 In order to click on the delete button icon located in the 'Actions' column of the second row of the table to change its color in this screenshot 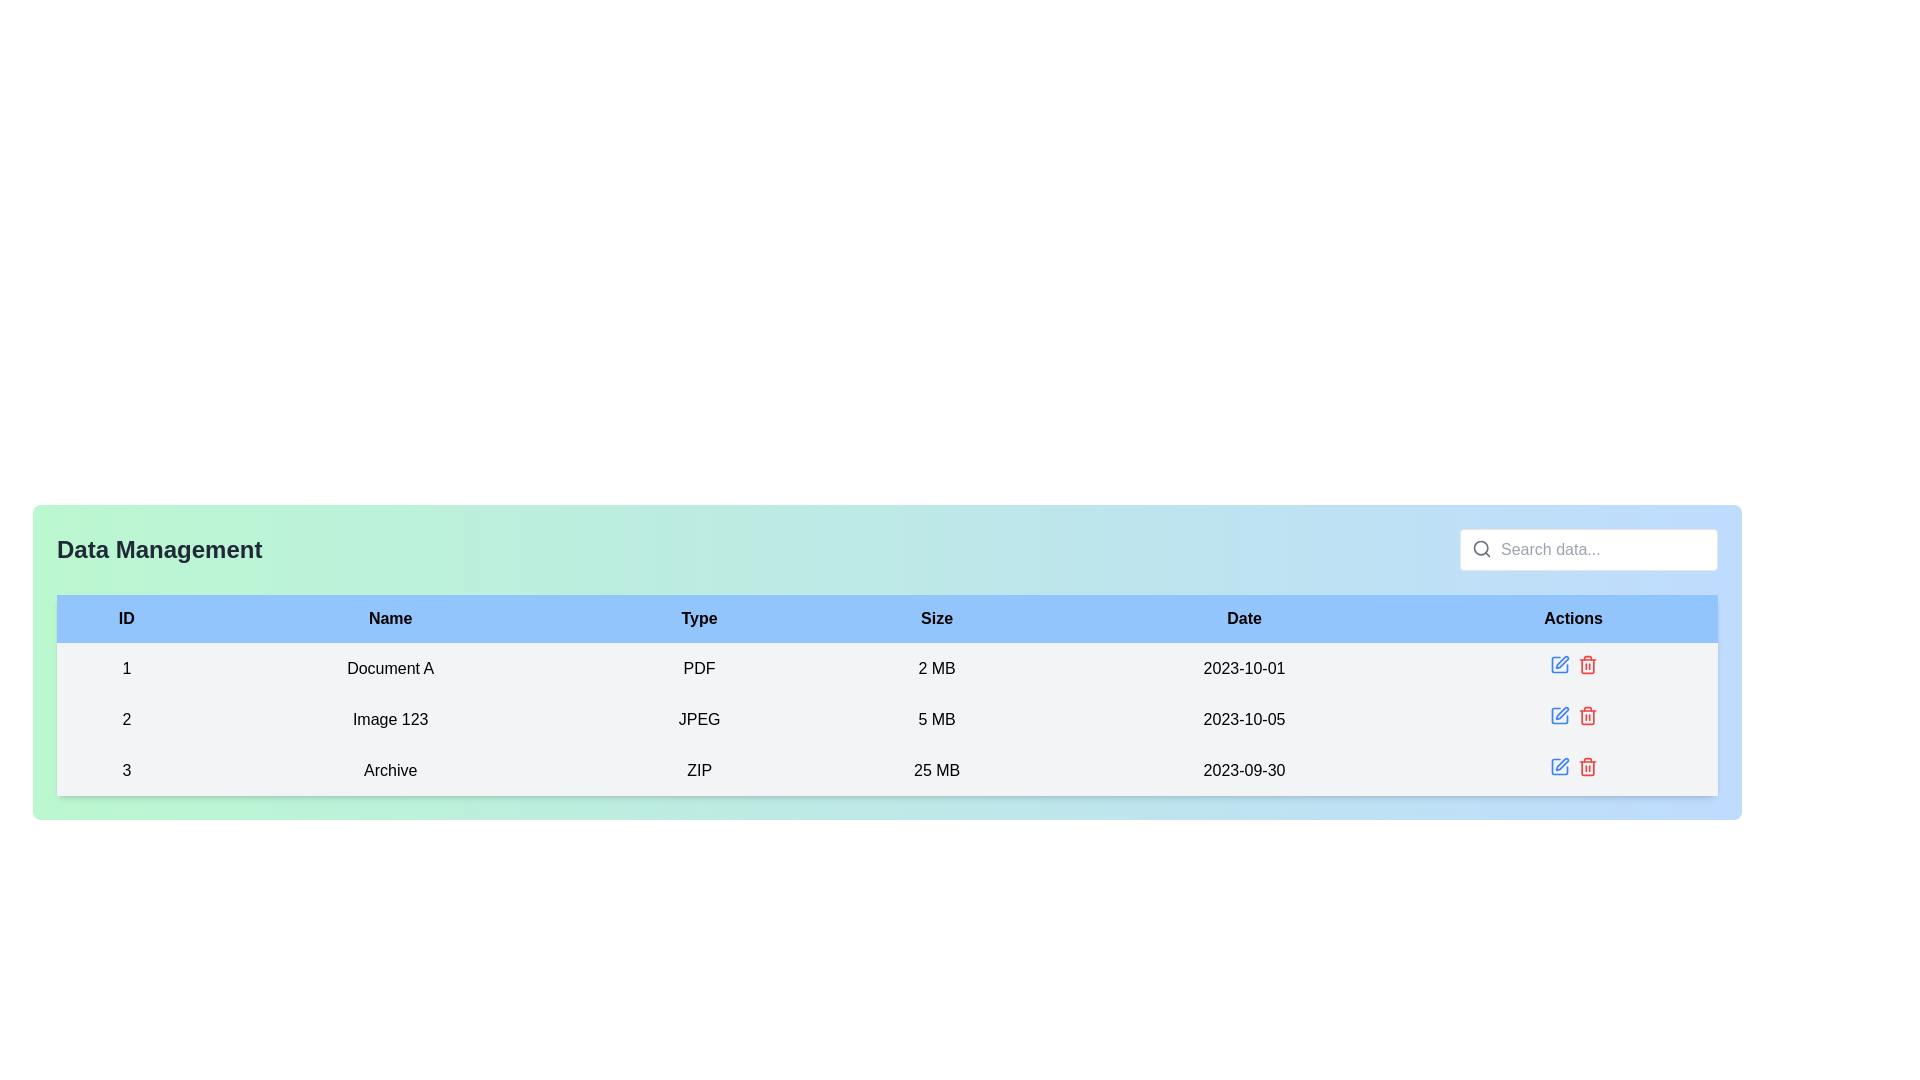, I will do `click(1586, 715)`.